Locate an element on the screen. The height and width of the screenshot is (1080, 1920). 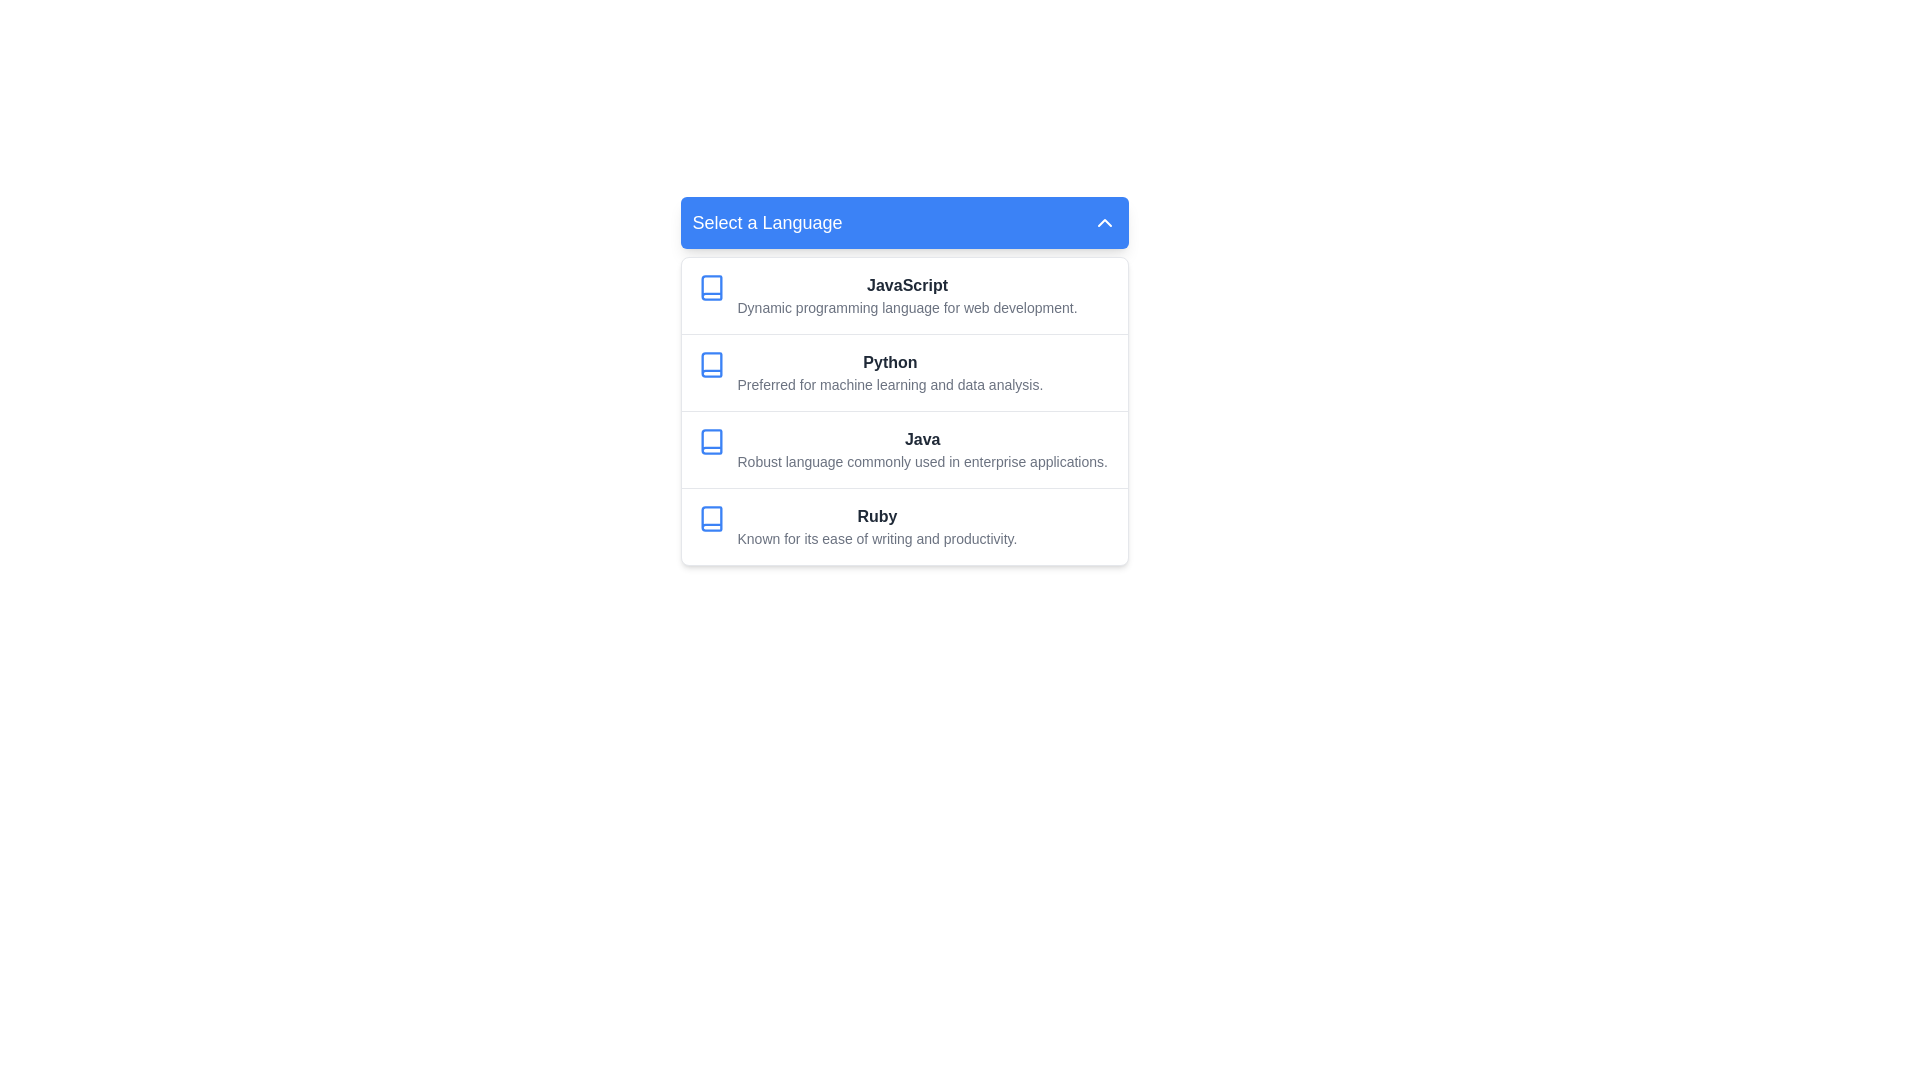
text label displaying 'Robust language commonly used in enterprise applications.' located below the title 'Java' in the vertical selection list under the header 'Select a Language.' is located at coordinates (921, 462).